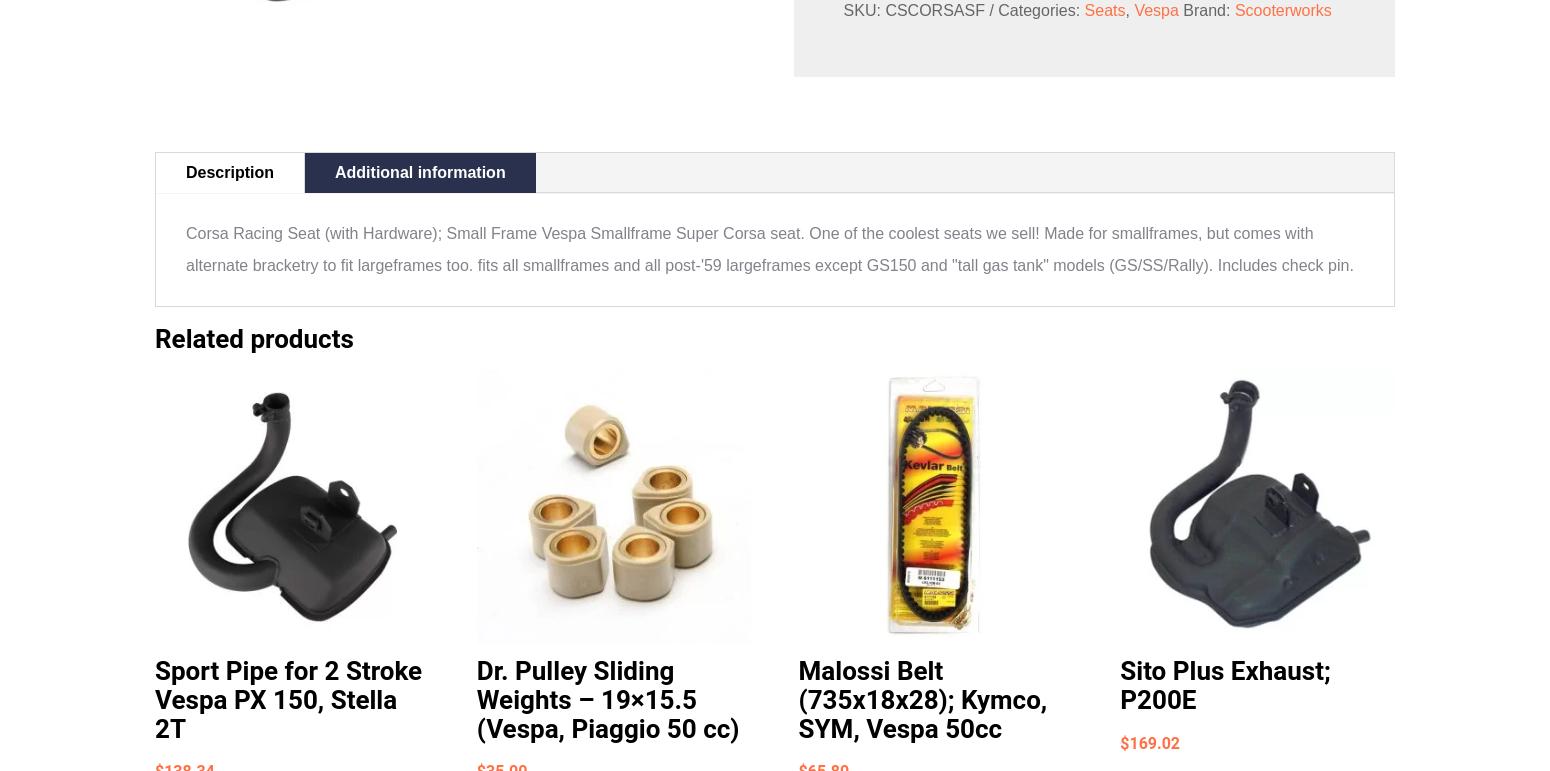 The height and width of the screenshot is (771, 1550). Describe the element at coordinates (863, 9) in the screenshot. I see `'SKU:'` at that location.